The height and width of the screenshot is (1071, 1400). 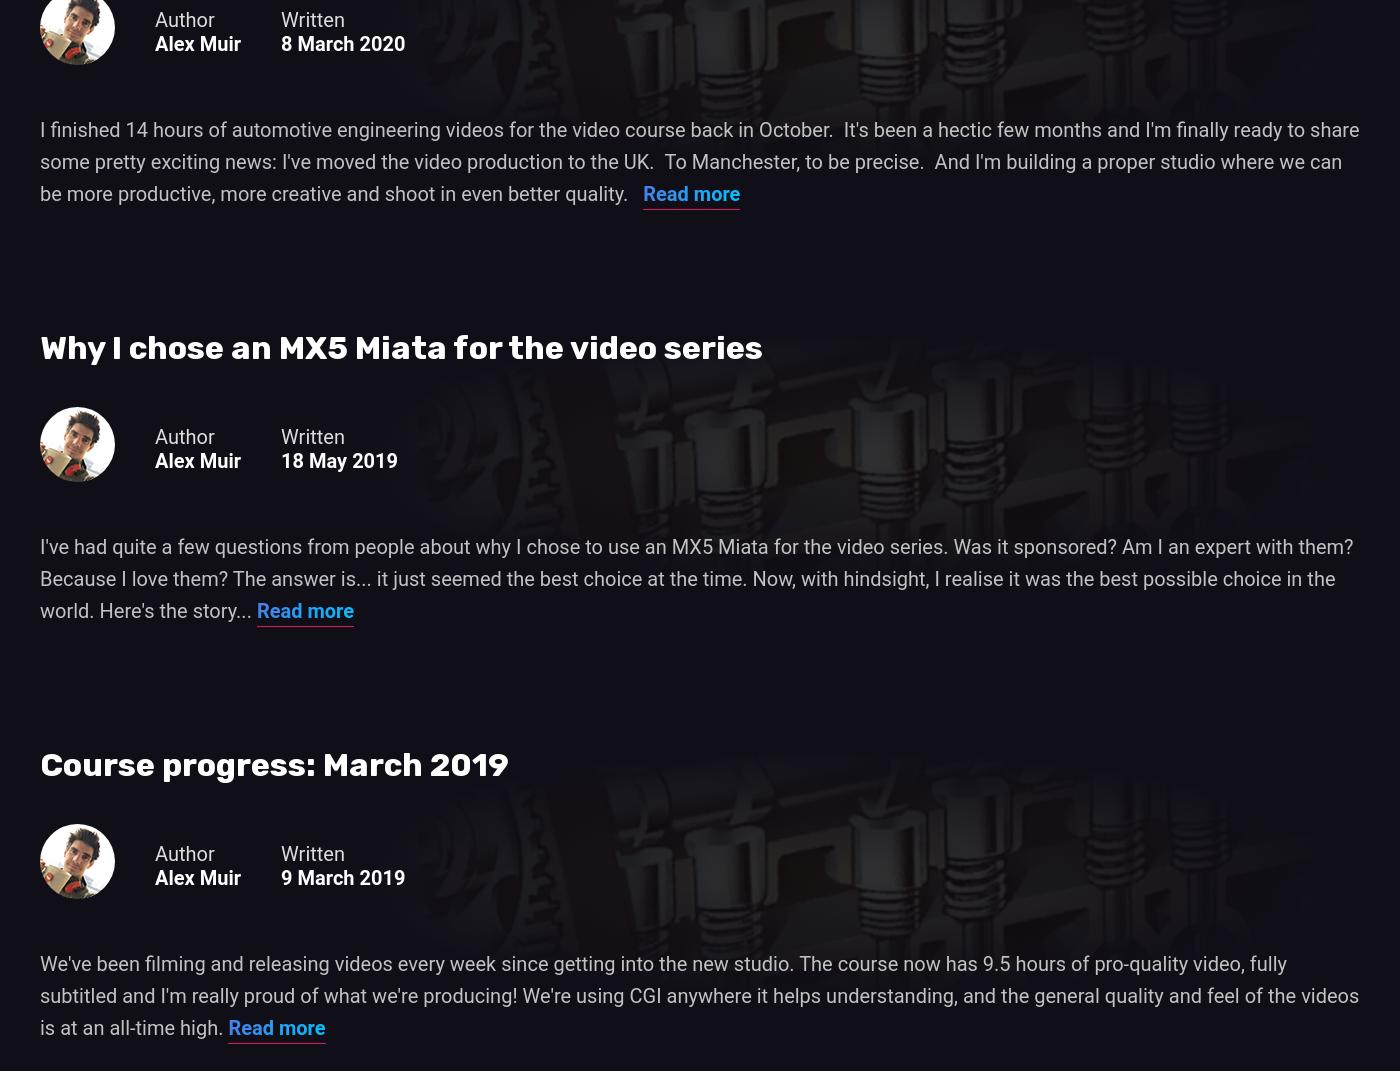 What do you see at coordinates (339, 459) in the screenshot?
I see `'18 May 2019'` at bounding box center [339, 459].